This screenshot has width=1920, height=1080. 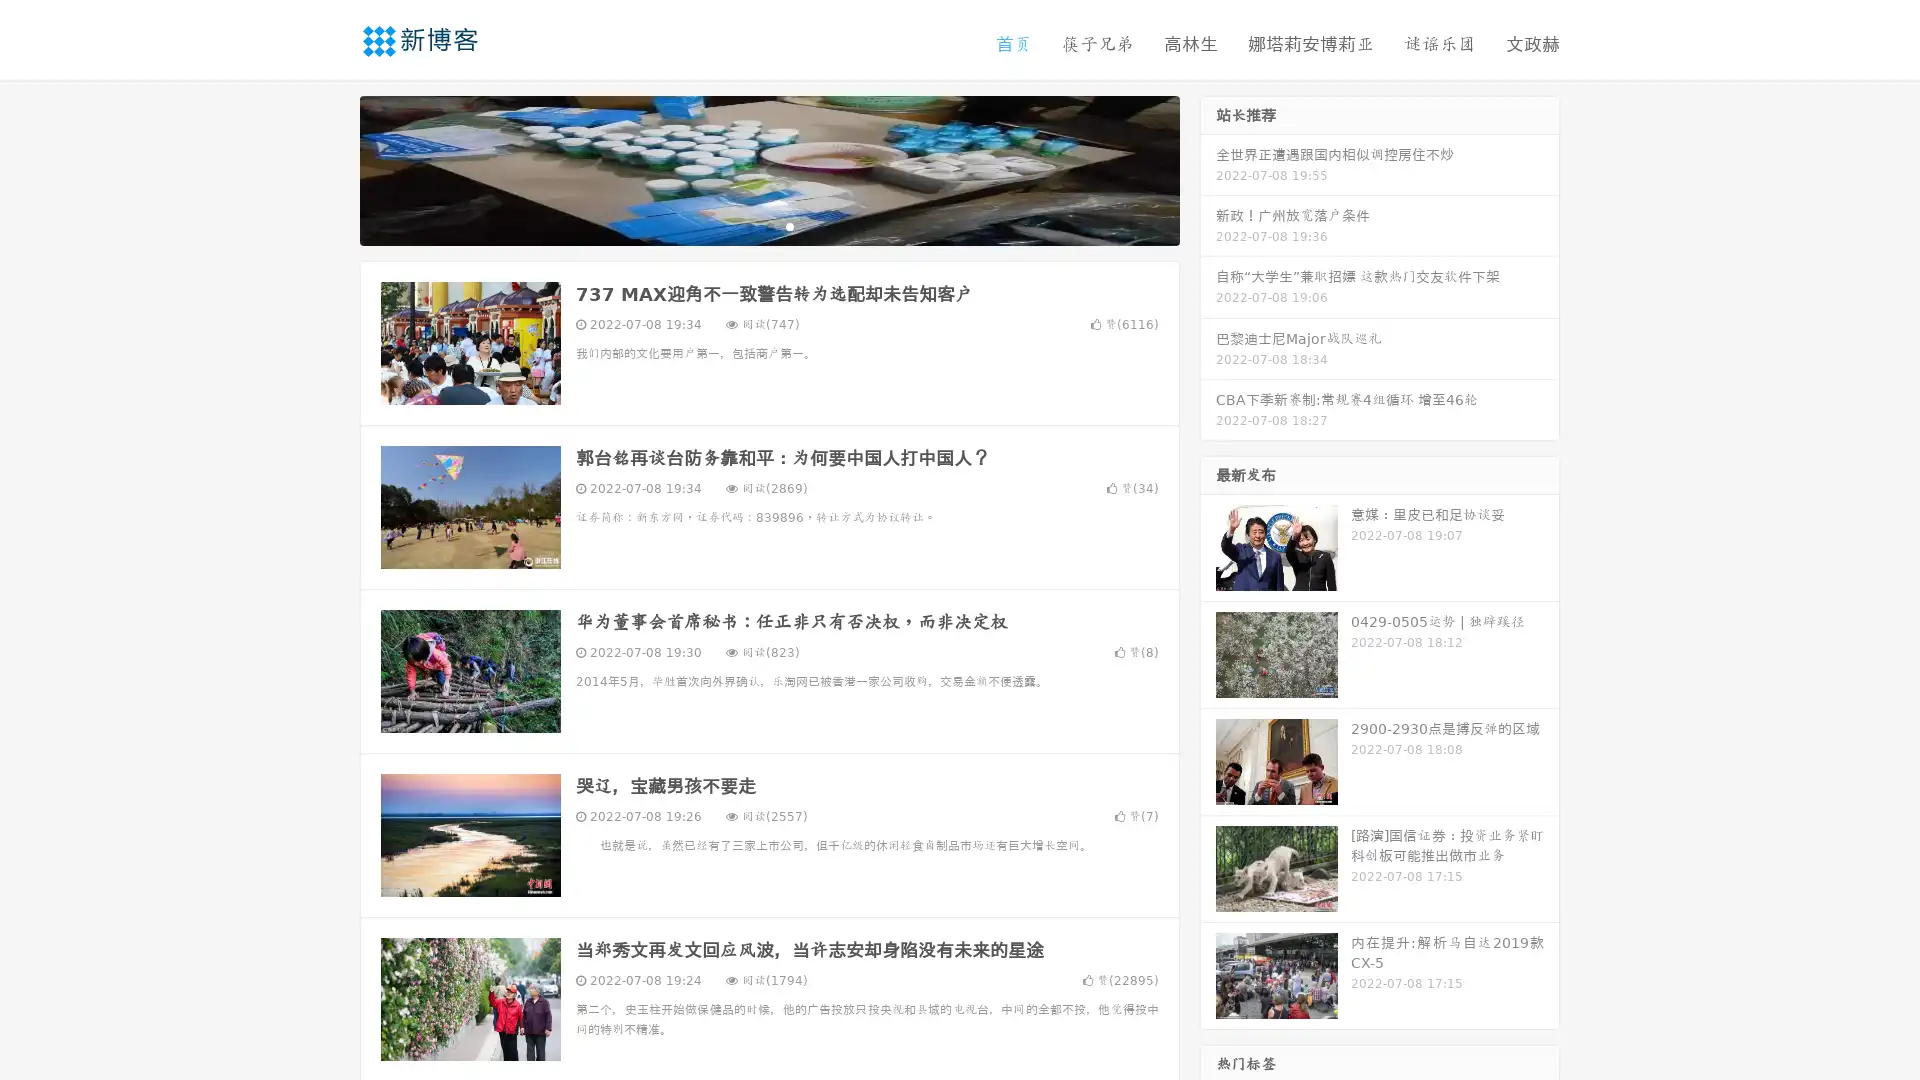 What do you see at coordinates (330, 168) in the screenshot?
I see `Previous slide` at bounding box center [330, 168].